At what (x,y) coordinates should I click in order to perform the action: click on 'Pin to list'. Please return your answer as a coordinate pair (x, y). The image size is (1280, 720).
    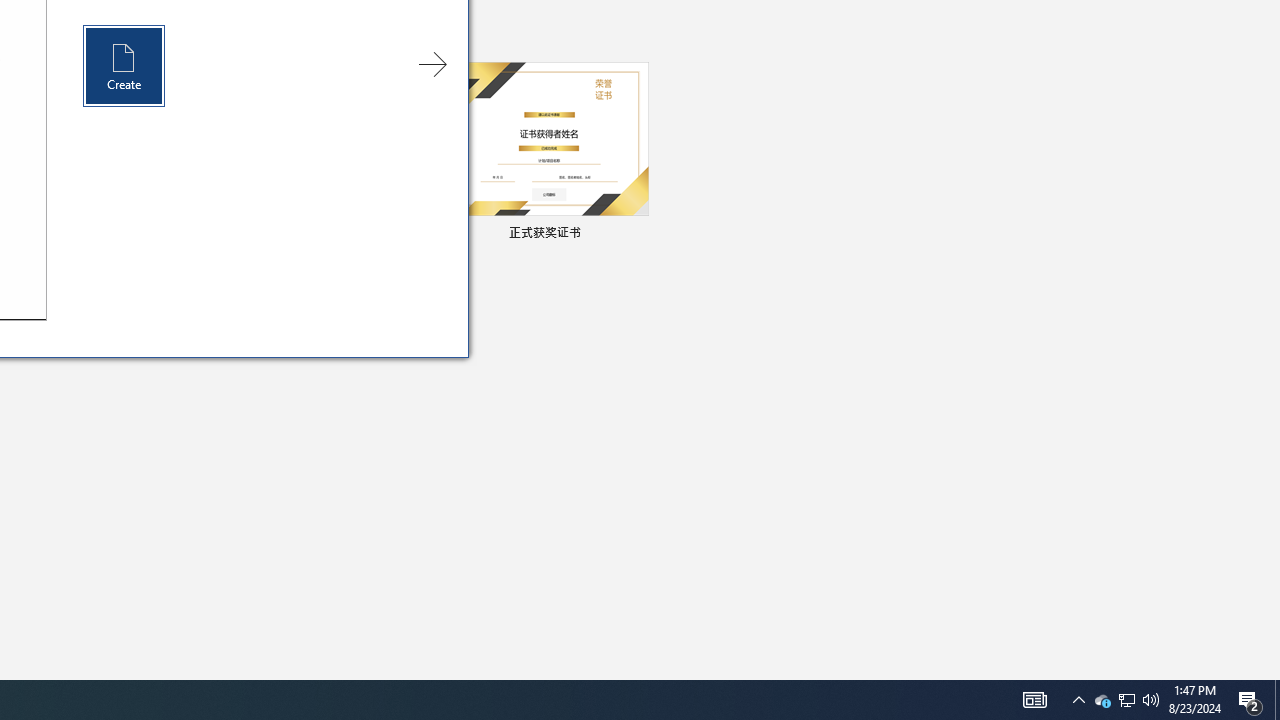
    Looking at the image, I should click on (635, 234).